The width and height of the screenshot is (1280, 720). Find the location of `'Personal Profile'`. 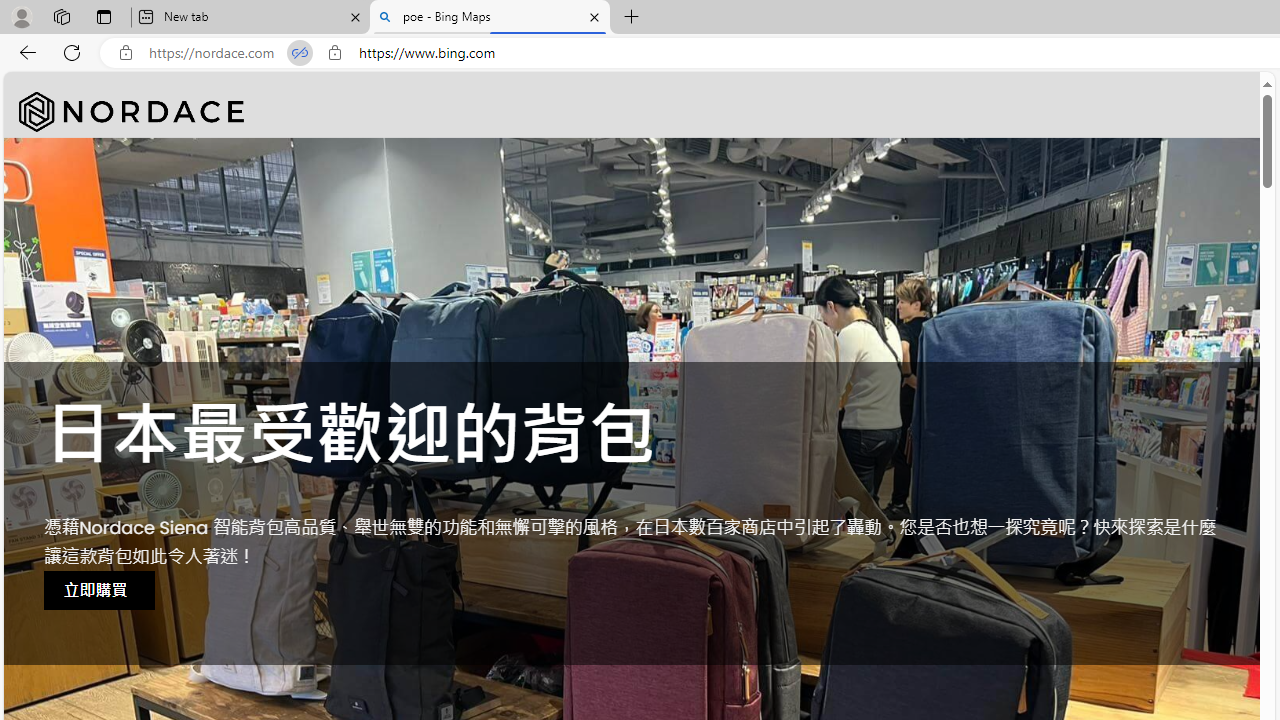

'Personal Profile' is located at coordinates (21, 16).